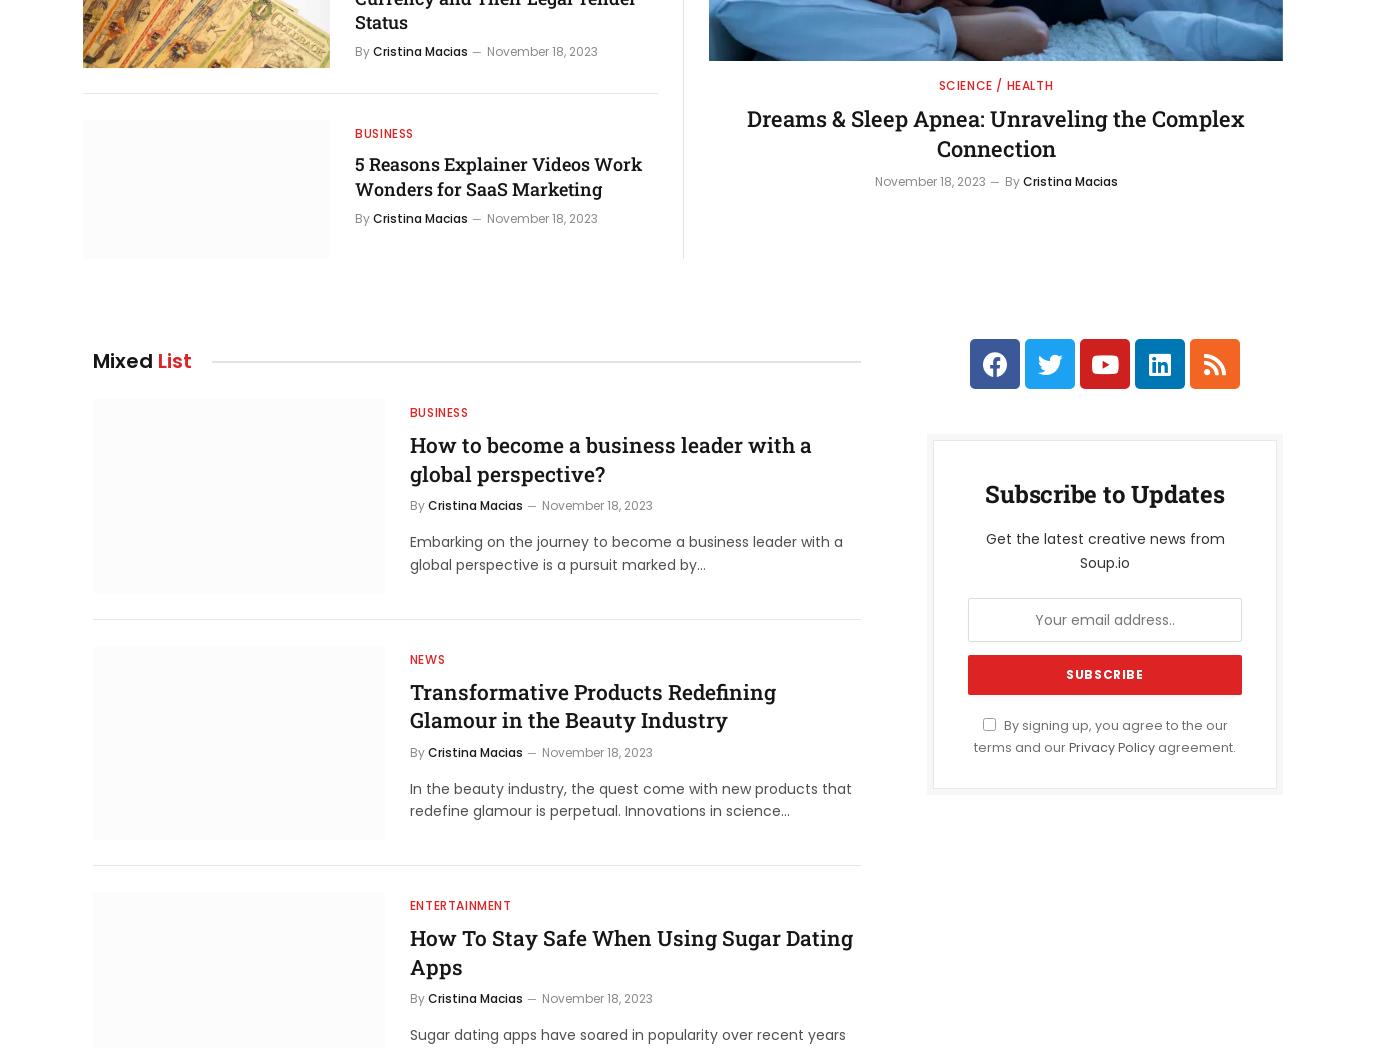  What do you see at coordinates (1112, 746) in the screenshot?
I see `'Privacy Policy'` at bounding box center [1112, 746].